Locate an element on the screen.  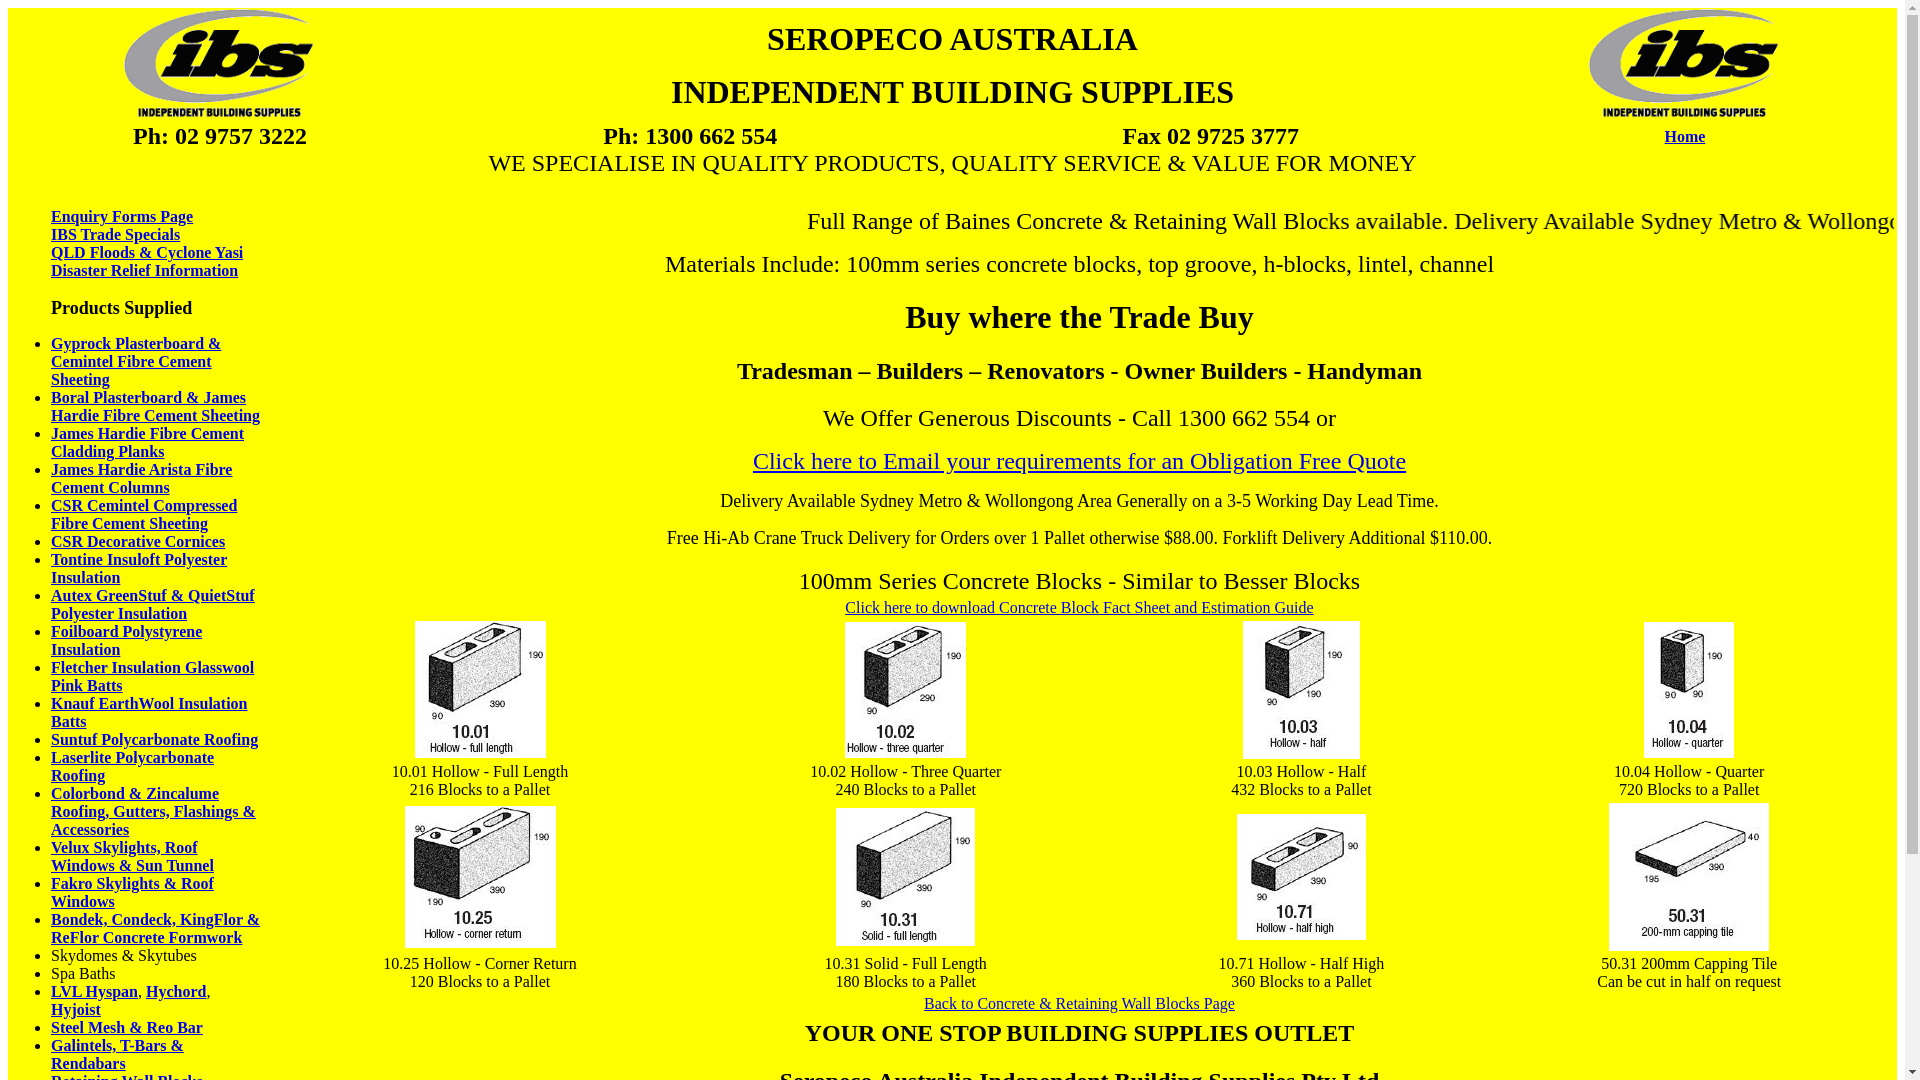
'CSR Cemintel Compressed Fibre Cement Sheeting' is located at coordinates (143, 513).